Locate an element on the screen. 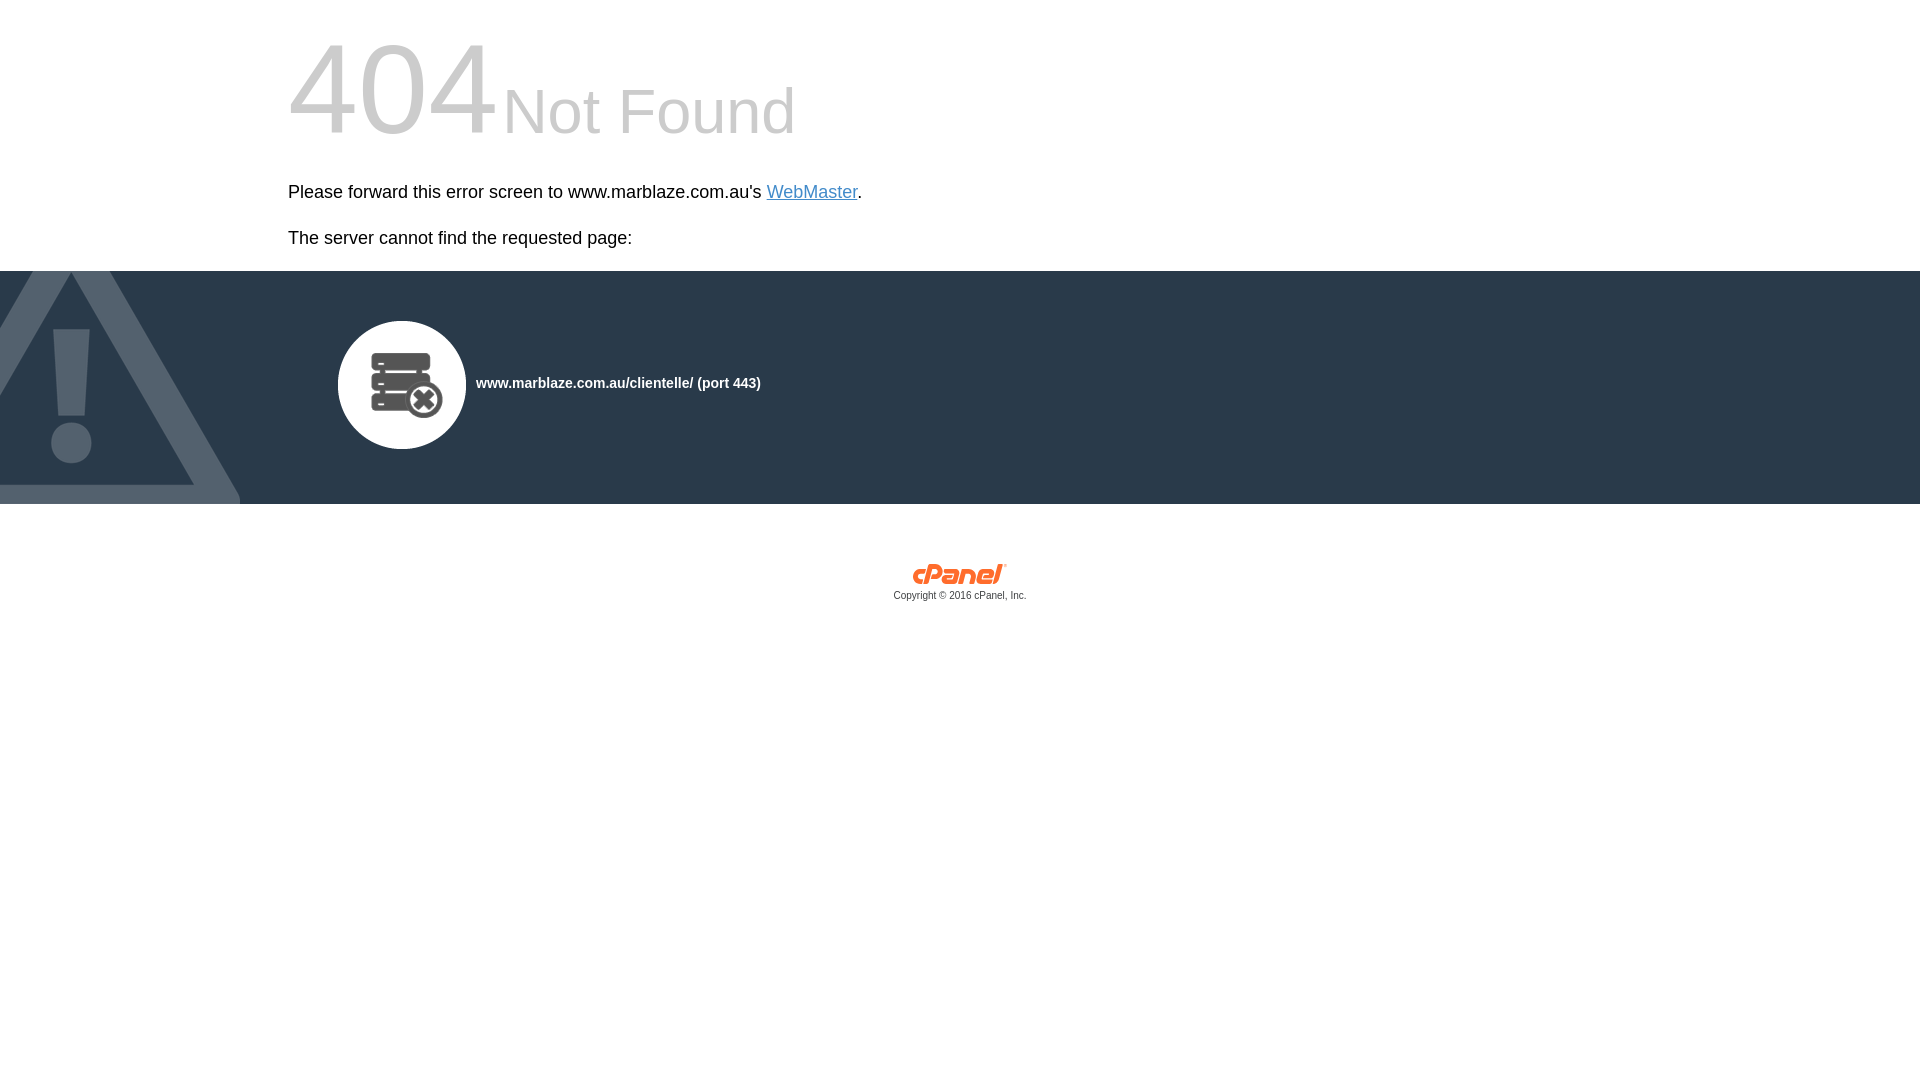 The height and width of the screenshot is (1080, 1920). 'WebMaster' is located at coordinates (812, 192).